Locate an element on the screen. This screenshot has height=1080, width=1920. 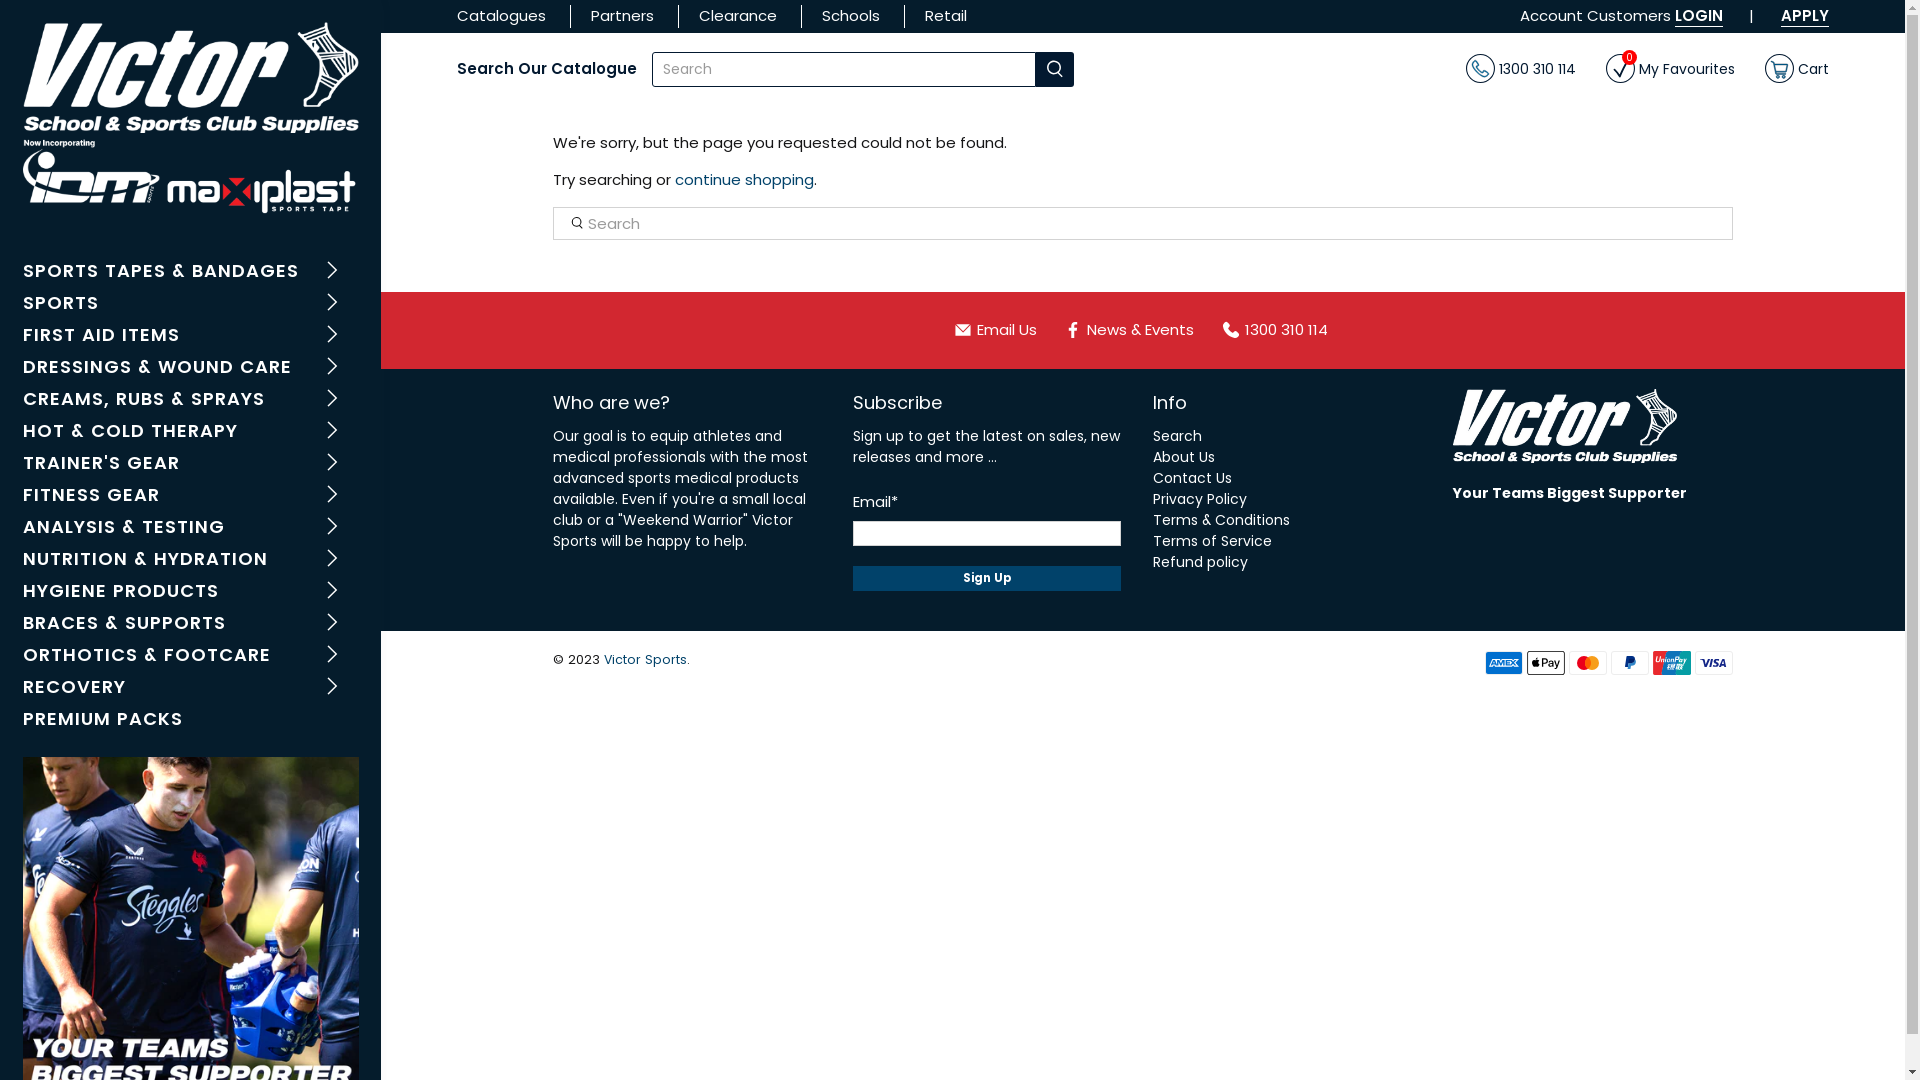
'Contact Us' is located at coordinates (1192, 478).